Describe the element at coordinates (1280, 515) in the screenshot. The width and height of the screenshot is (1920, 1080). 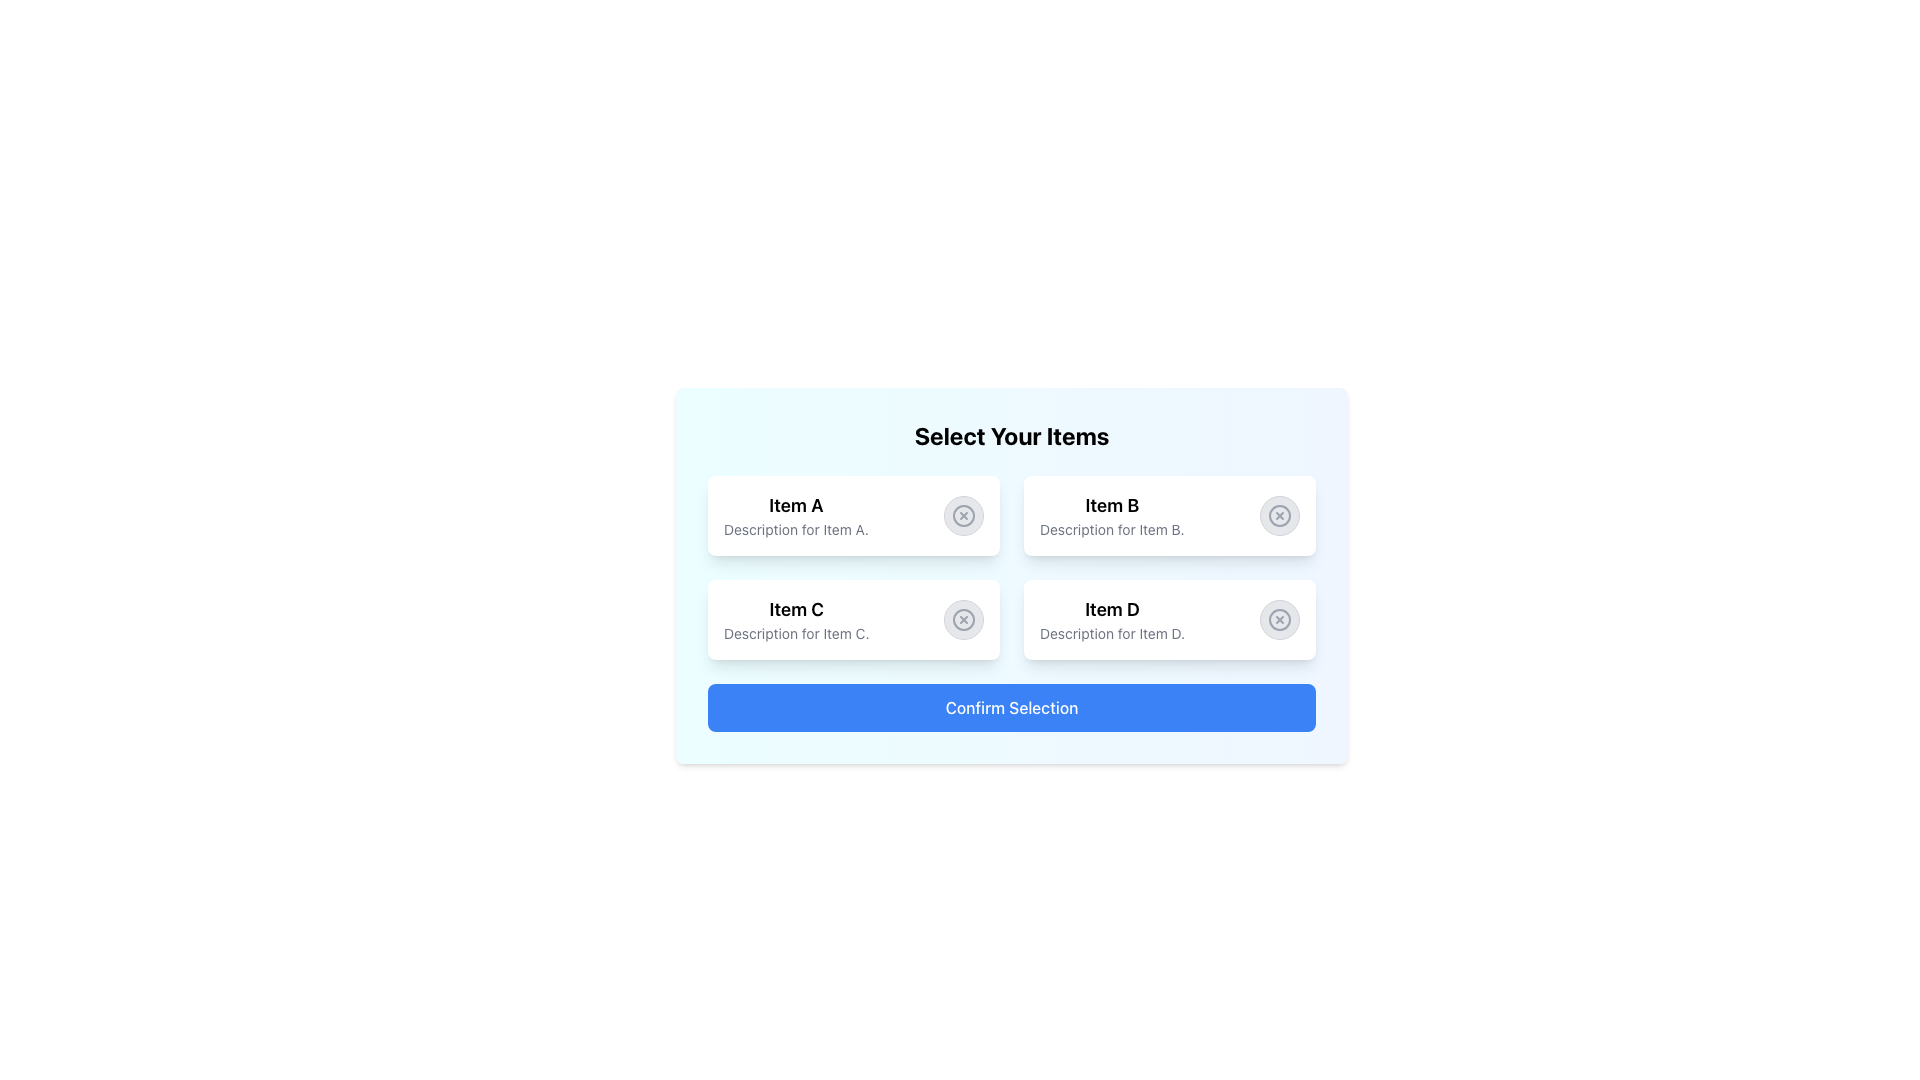
I see `the circular 'X' button in the upper-right corner of 'Item B' to deselect or remove the item` at that location.